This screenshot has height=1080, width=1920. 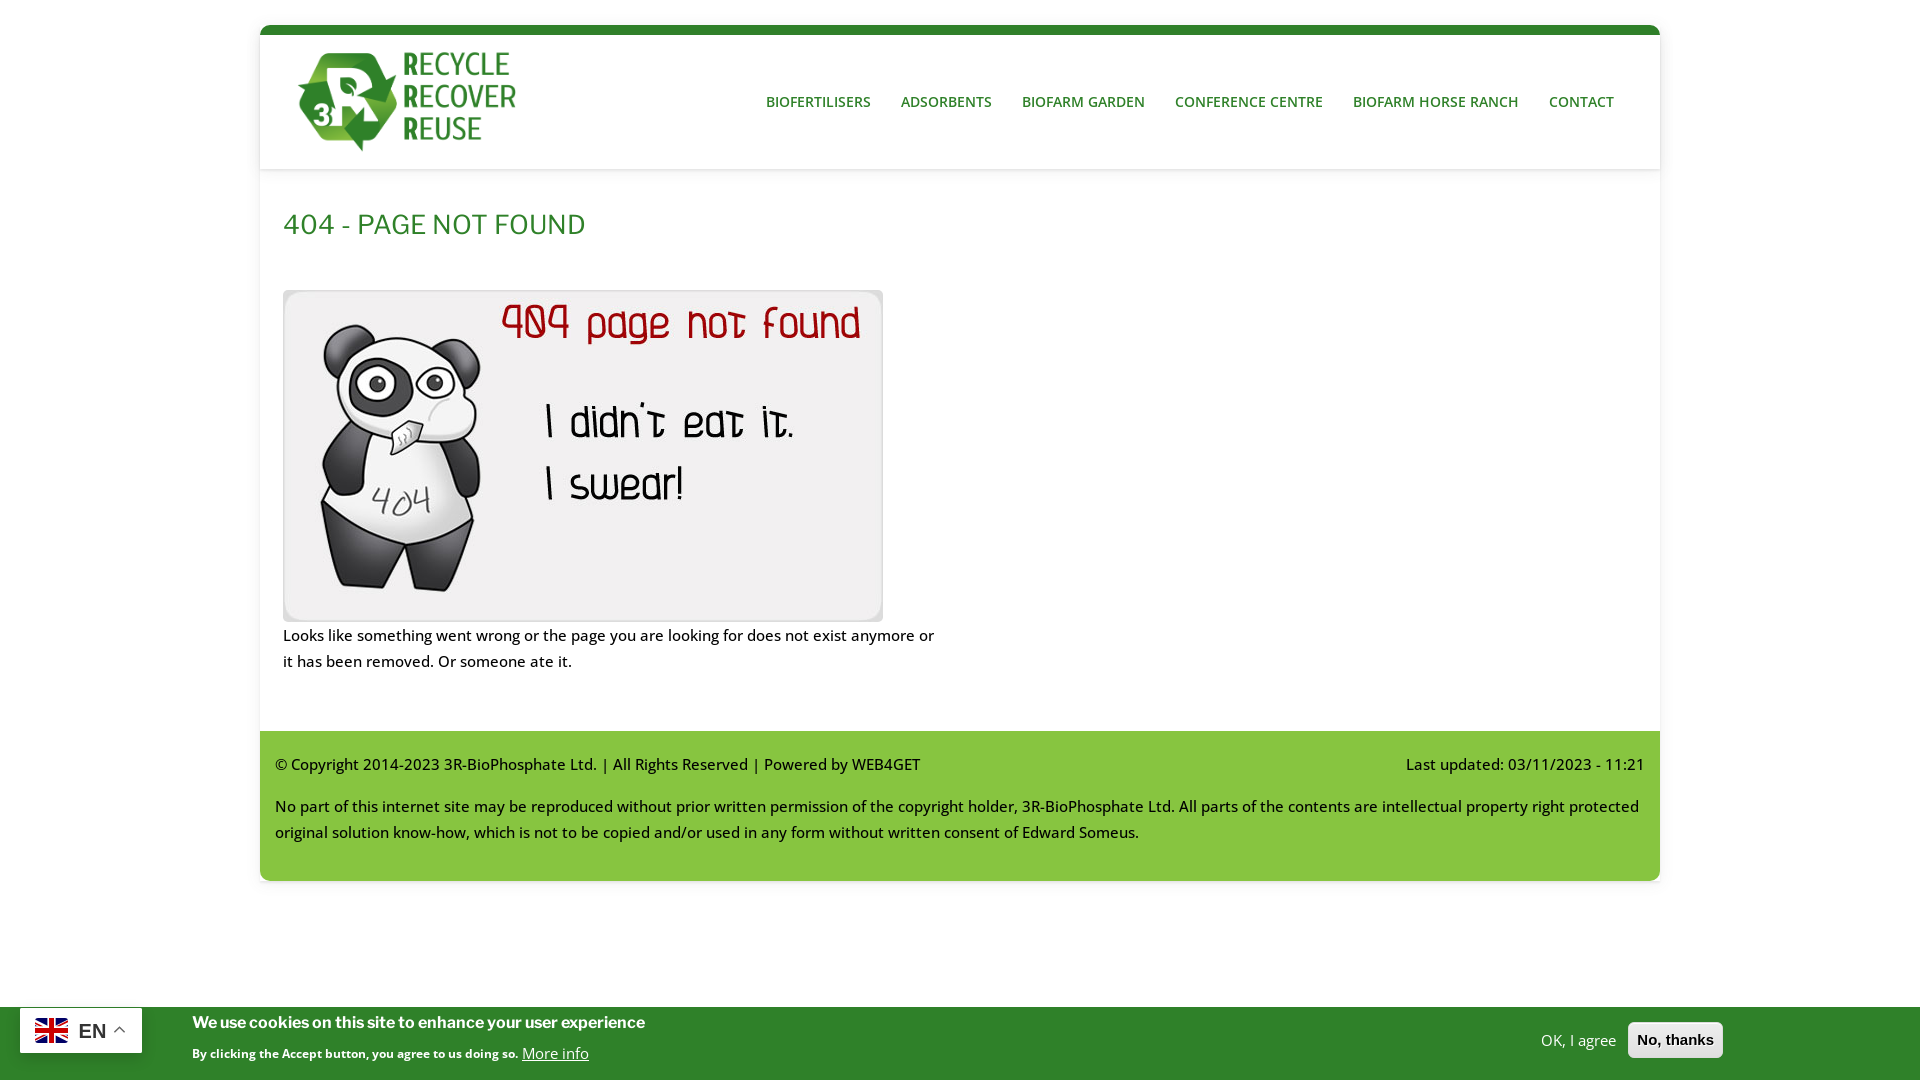 What do you see at coordinates (1675, 1039) in the screenshot?
I see `'No, thanks'` at bounding box center [1675, 1039].